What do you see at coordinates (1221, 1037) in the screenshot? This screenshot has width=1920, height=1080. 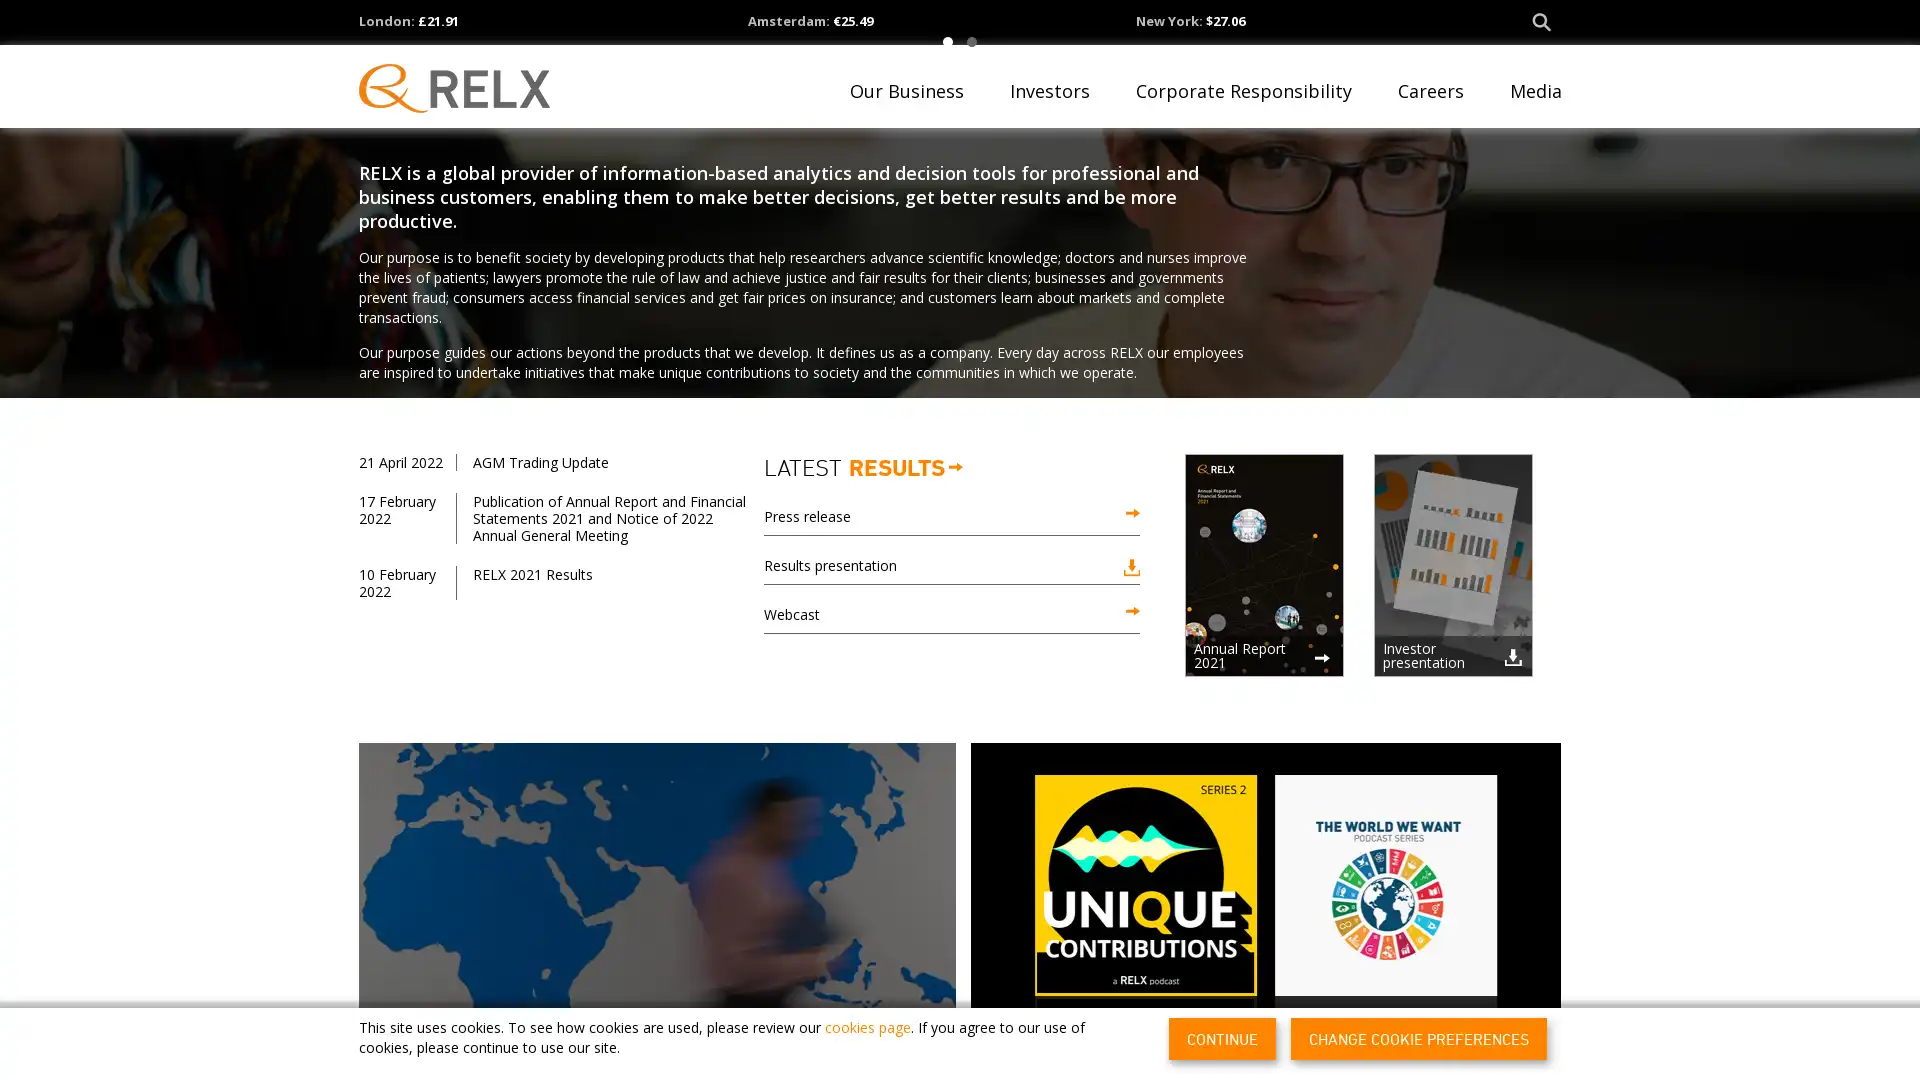 I see `CONTINUE` at bounding box center [1221, 1037].